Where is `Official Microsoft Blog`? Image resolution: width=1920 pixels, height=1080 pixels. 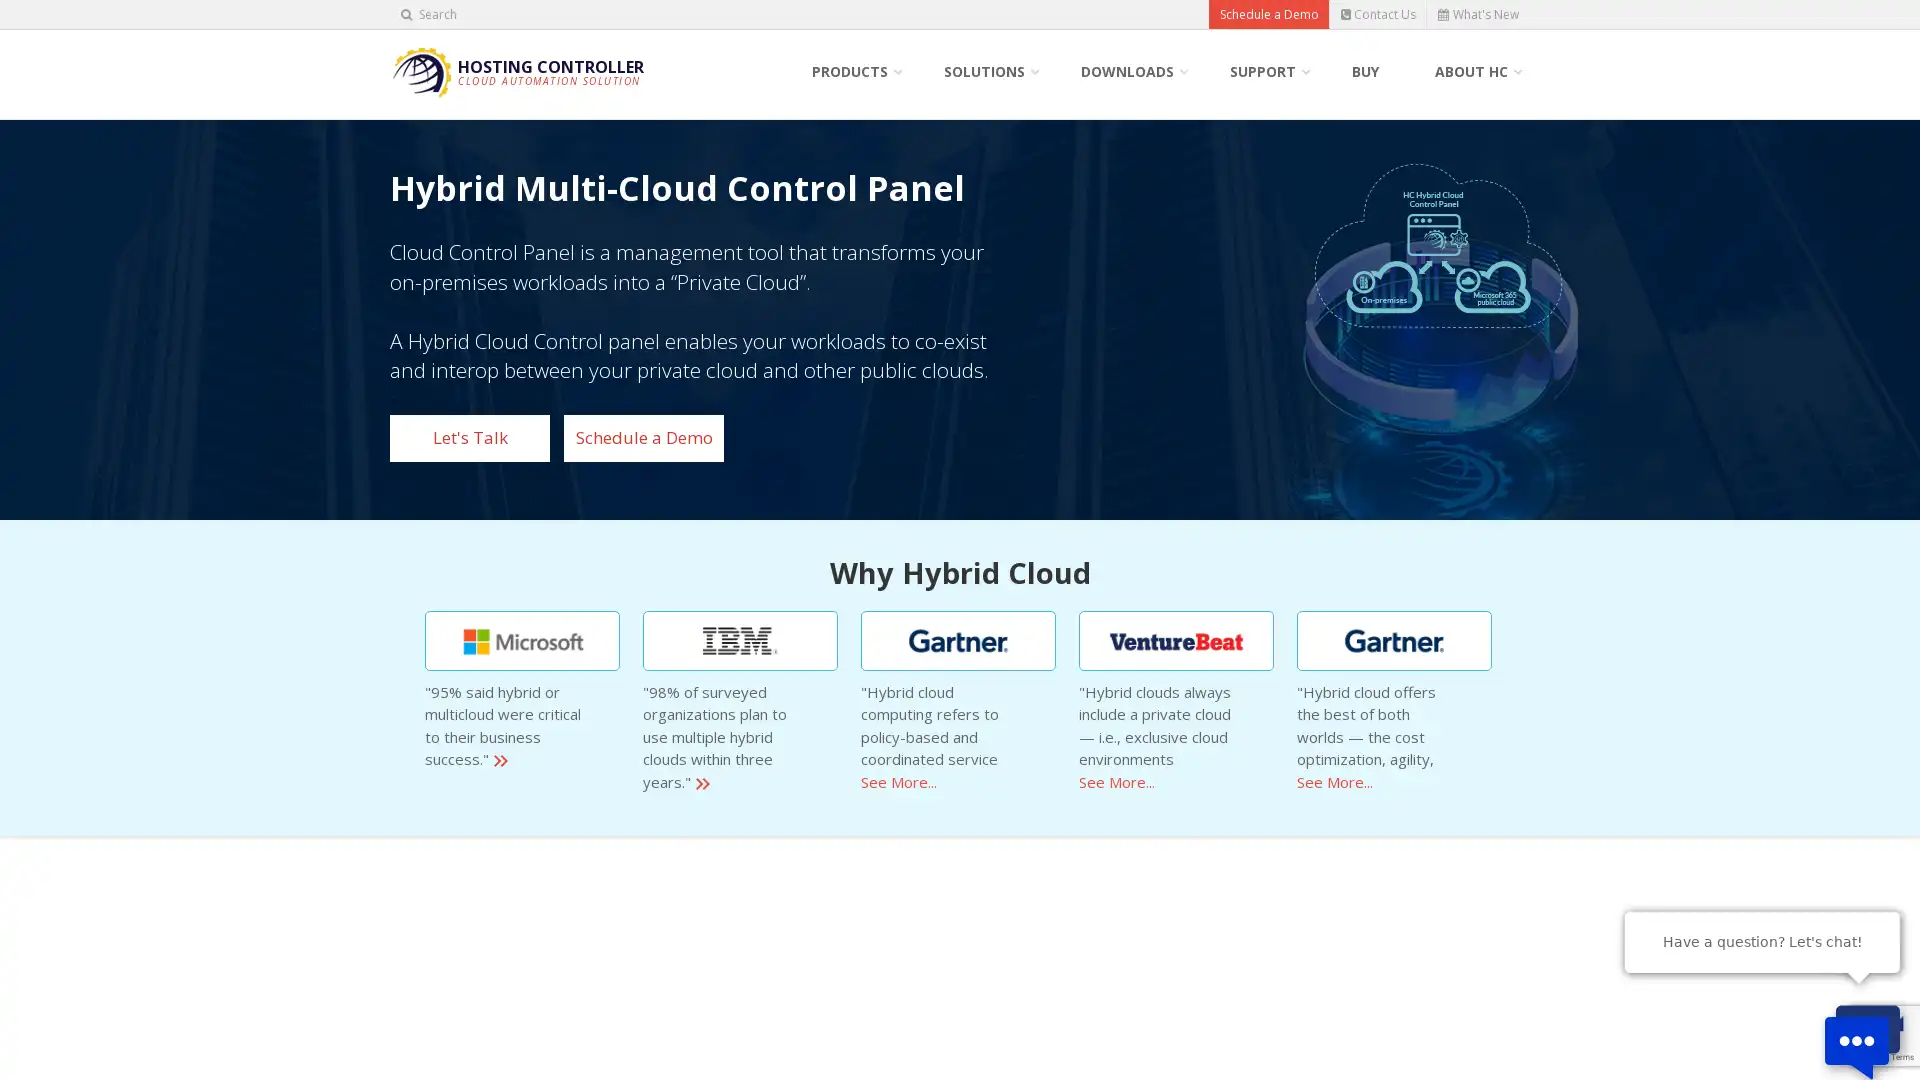
Official Microsoft Blog is located at coordinates (522, 640).